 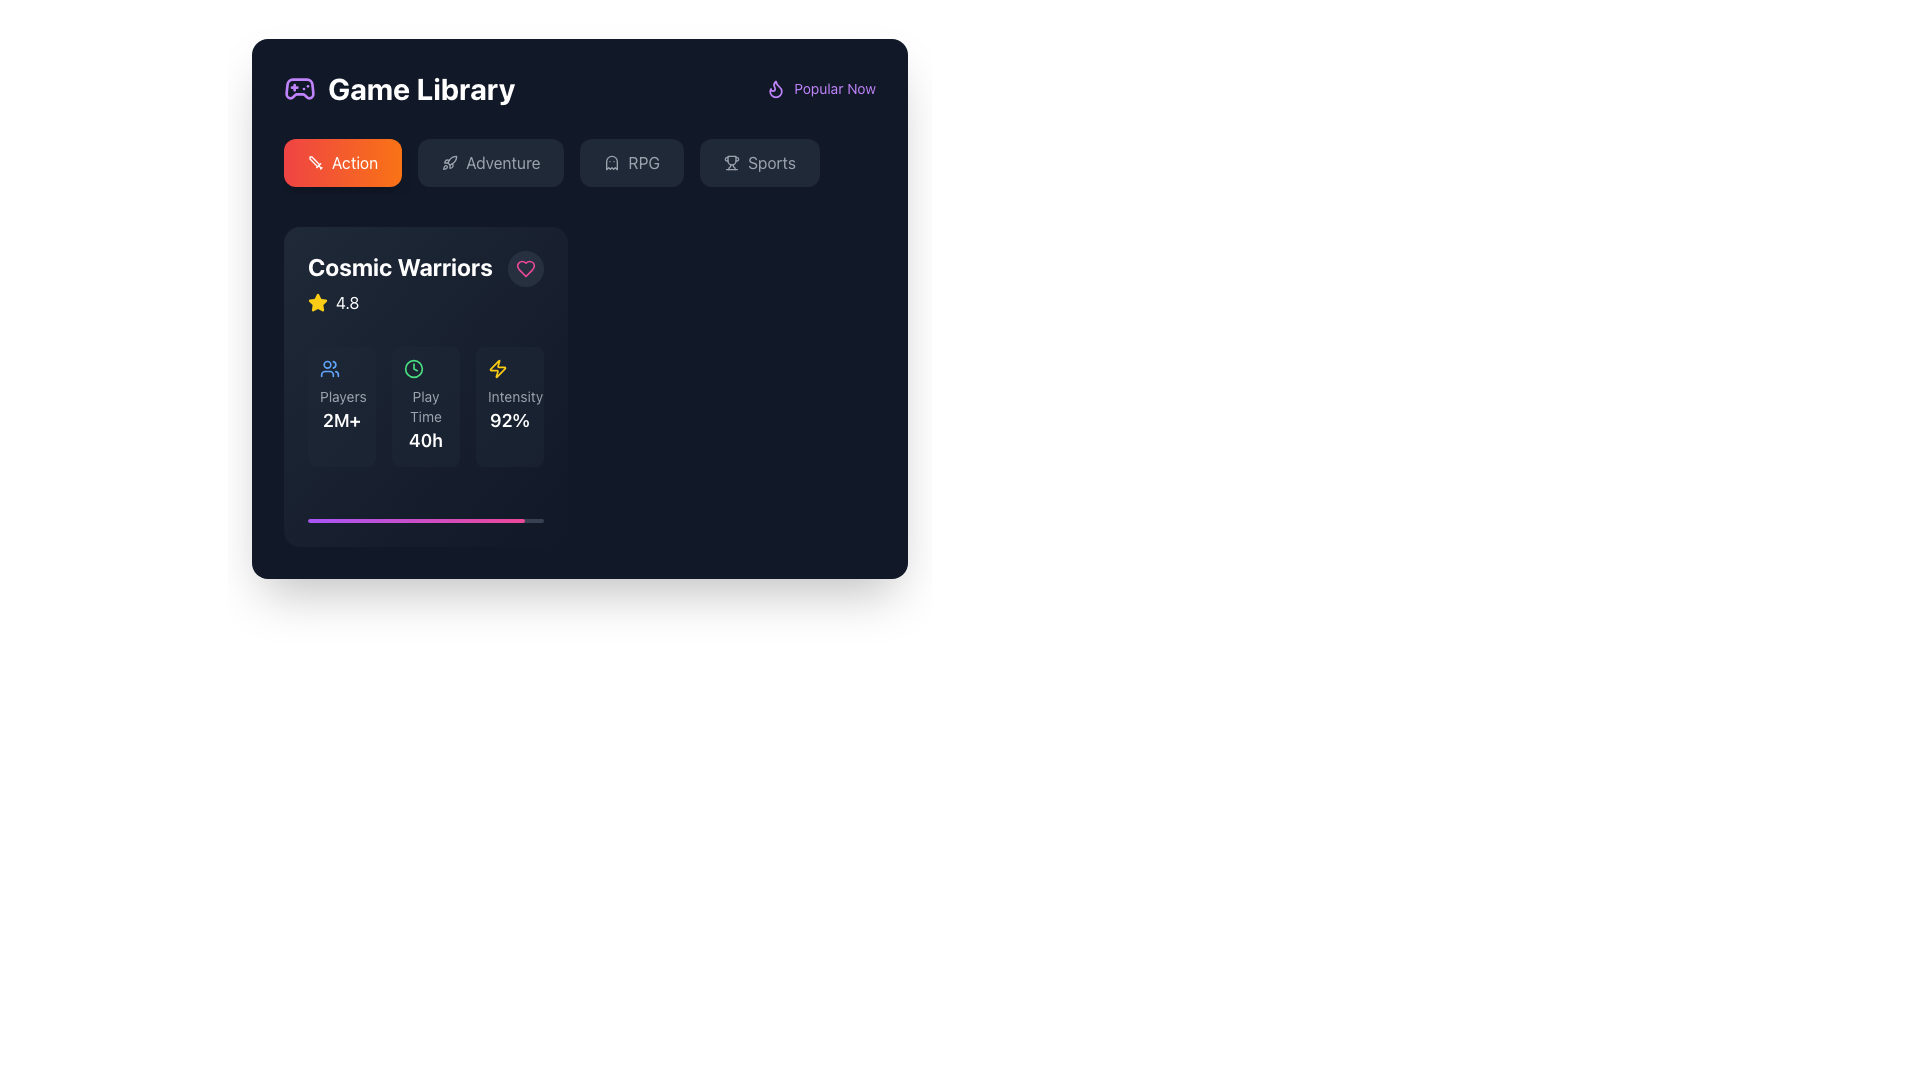 What do you see at coordinates (771, 161) in the screenshot?
I see `the 'Sports' textual label inside the last button of the navigation bar` at bounding box center [771, 161].